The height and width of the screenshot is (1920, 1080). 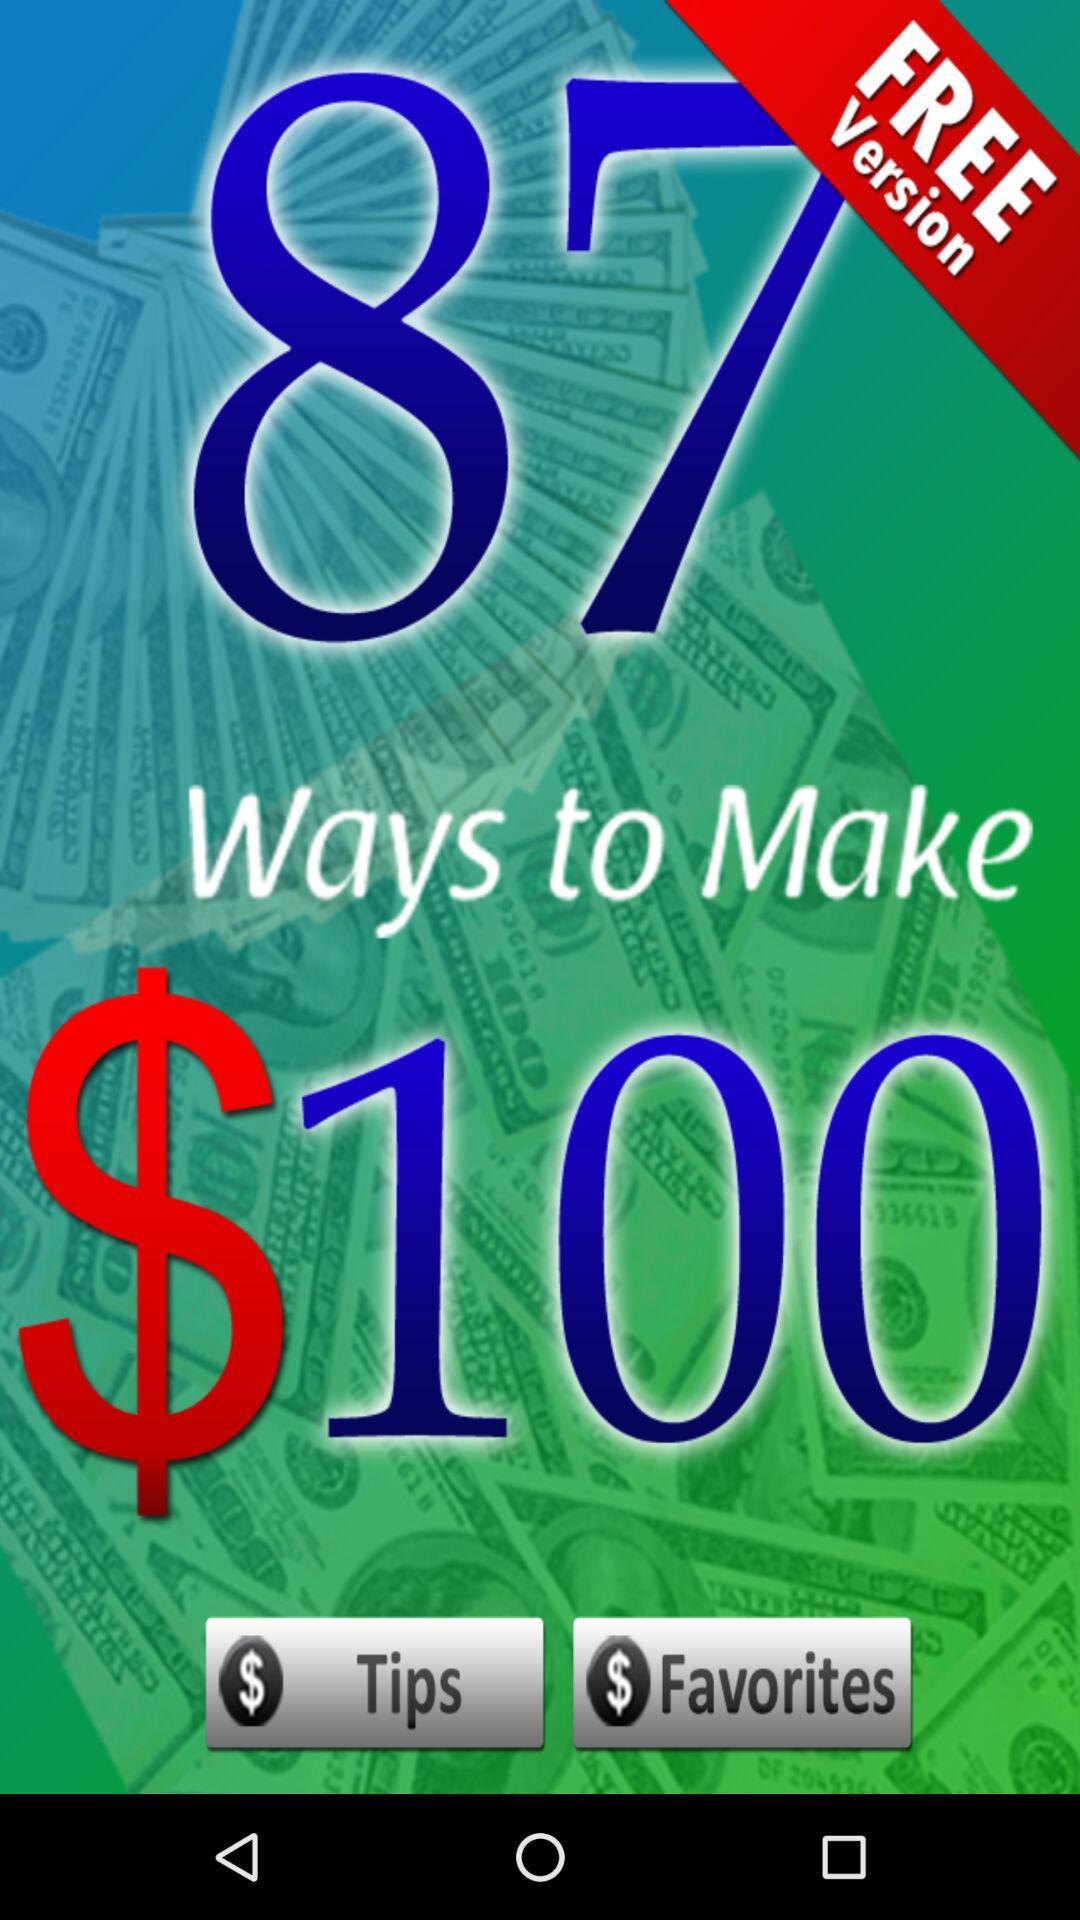 I want to click on sympol button, so click(x=743, y=1684).